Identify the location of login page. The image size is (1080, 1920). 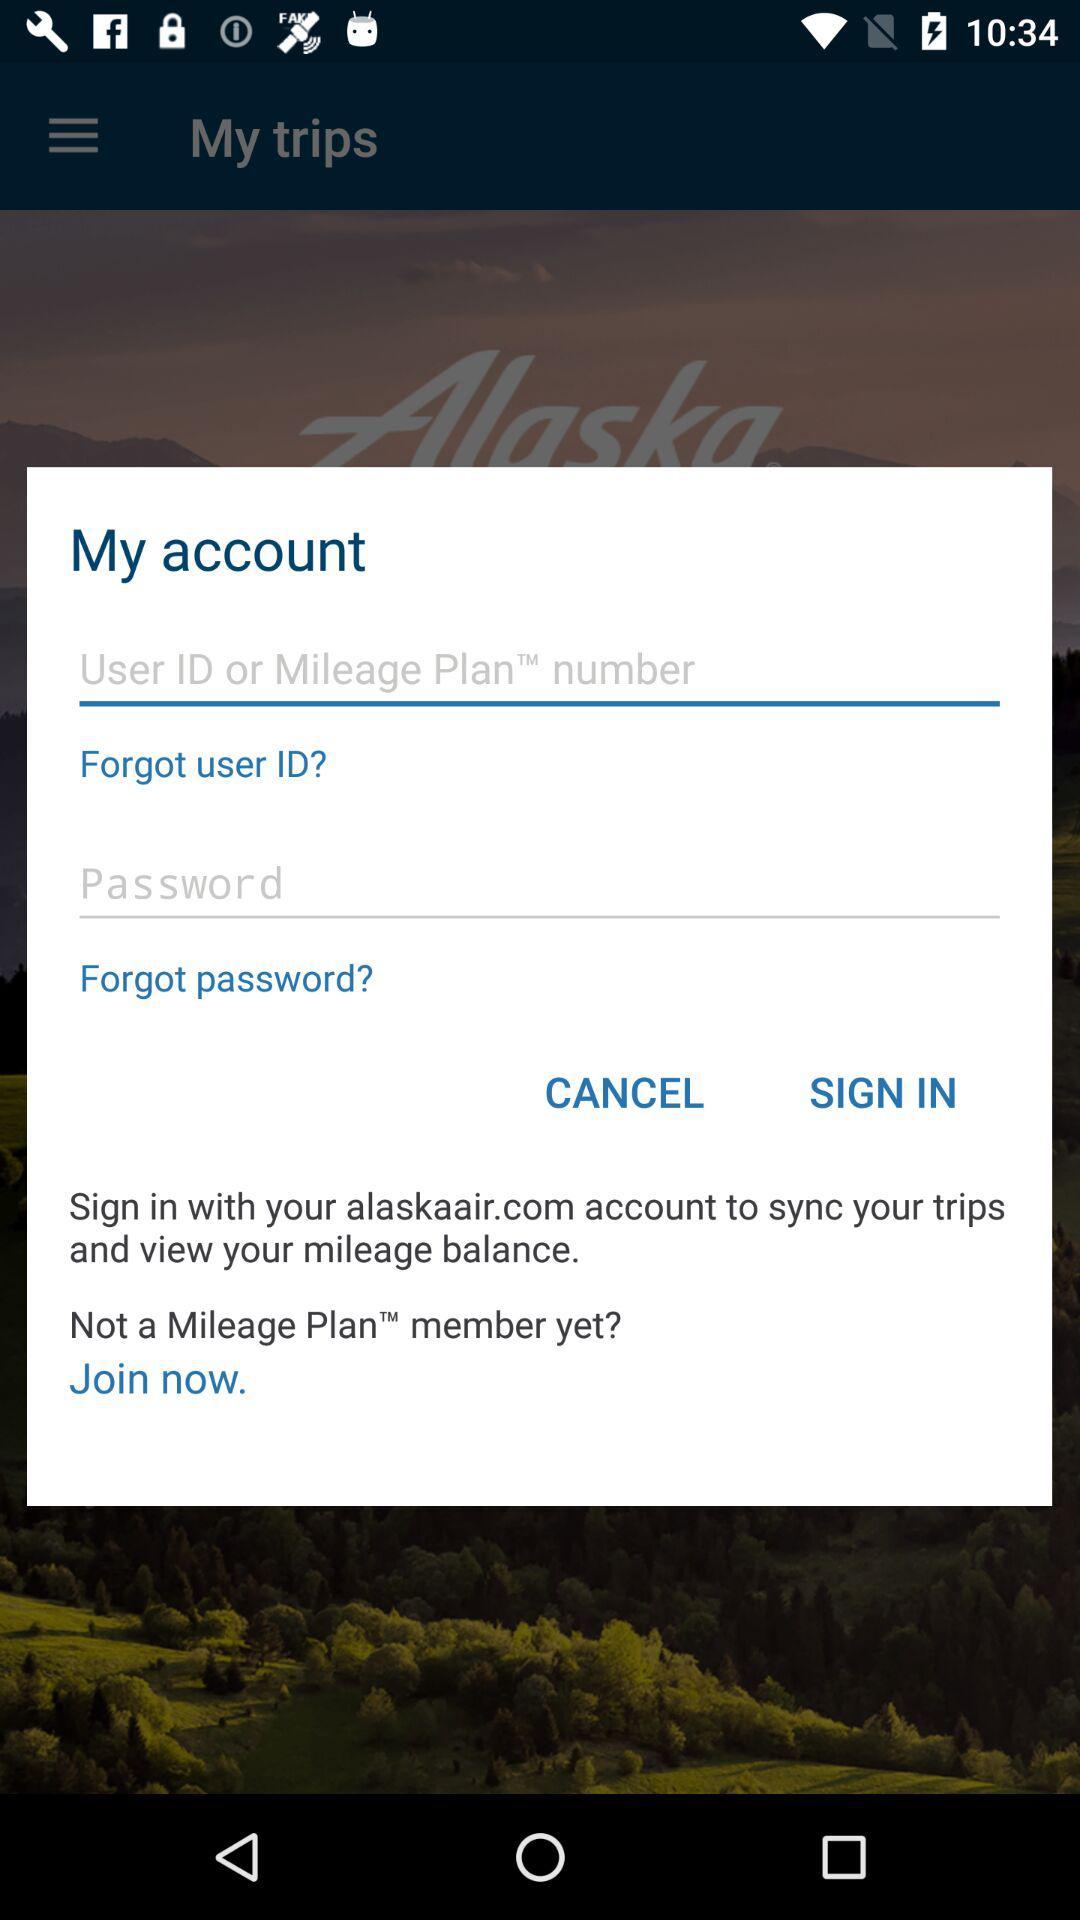
(538, 882).